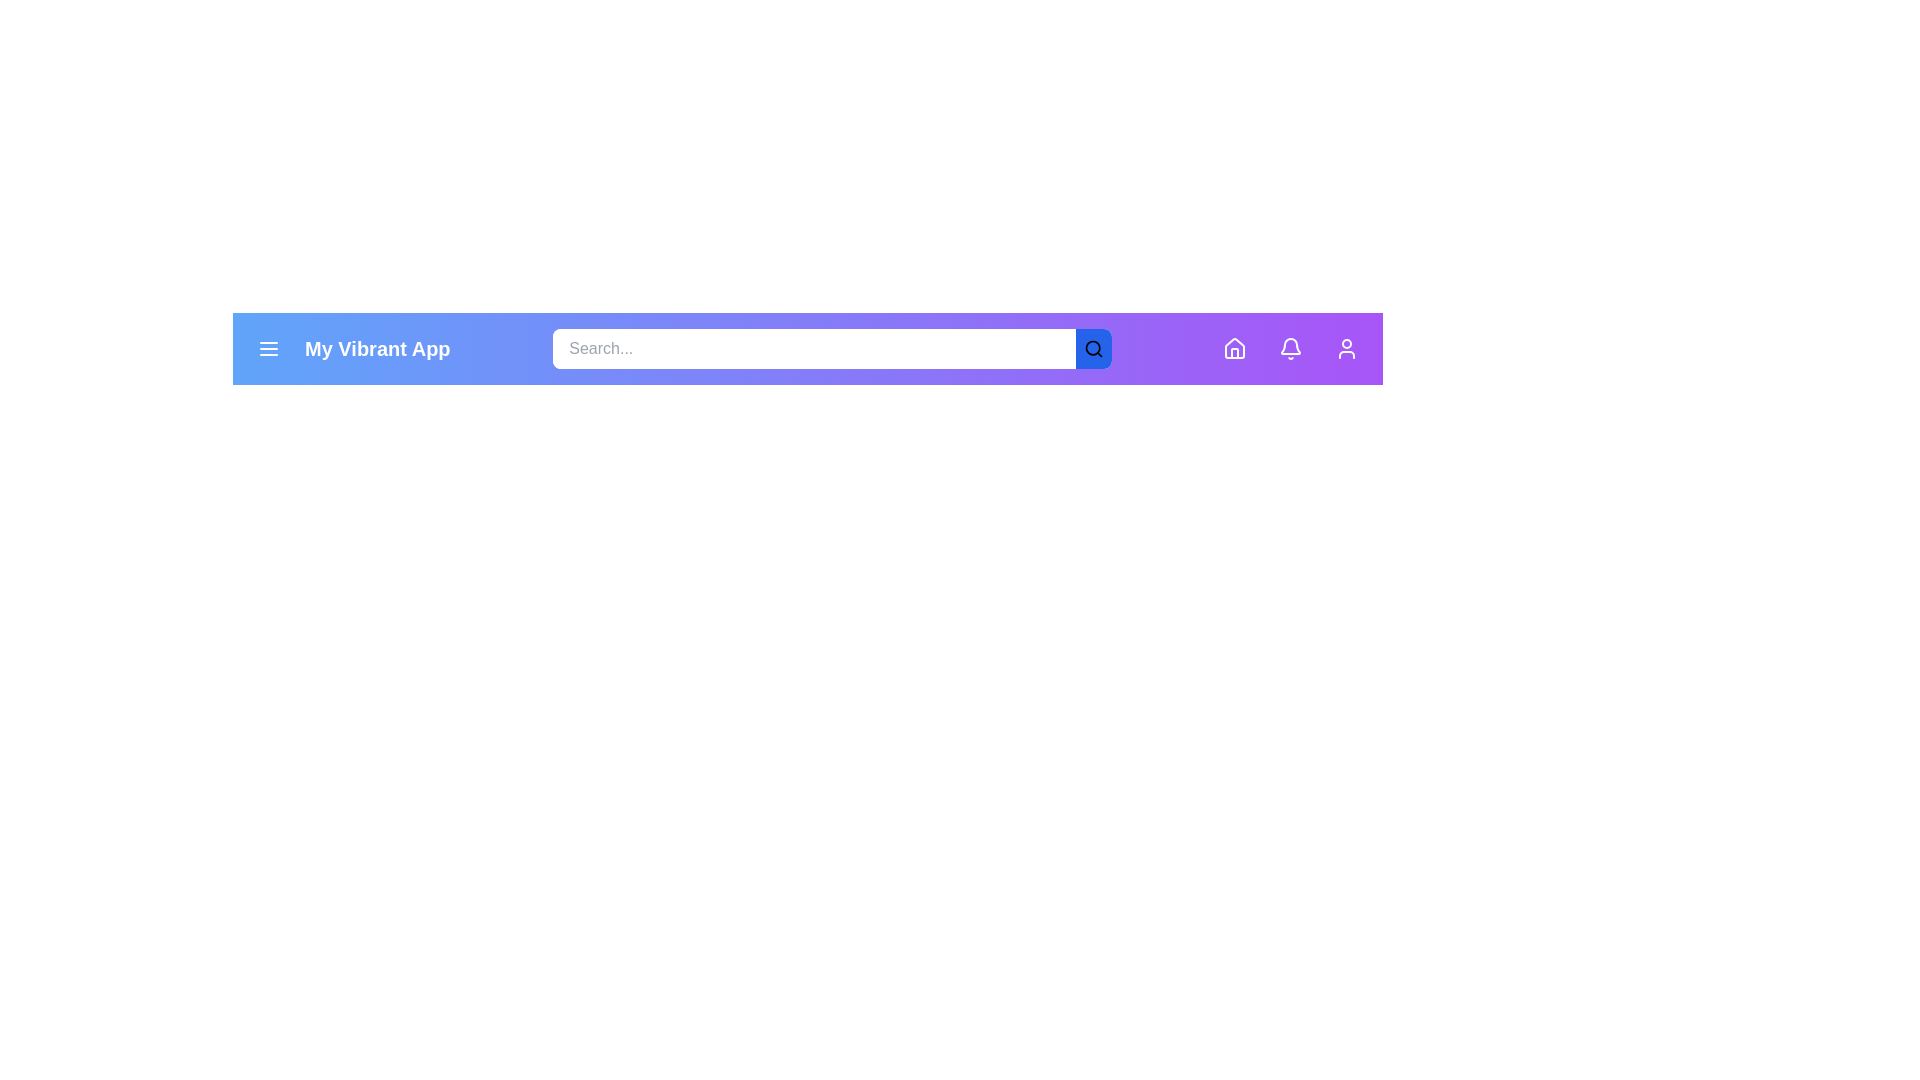 The image size is (1920, 1080). What do you see at coordinates (814, 347) in the screenshot?
I see `the search bar and type the query 'example query'` at bounding box center [814, 347].